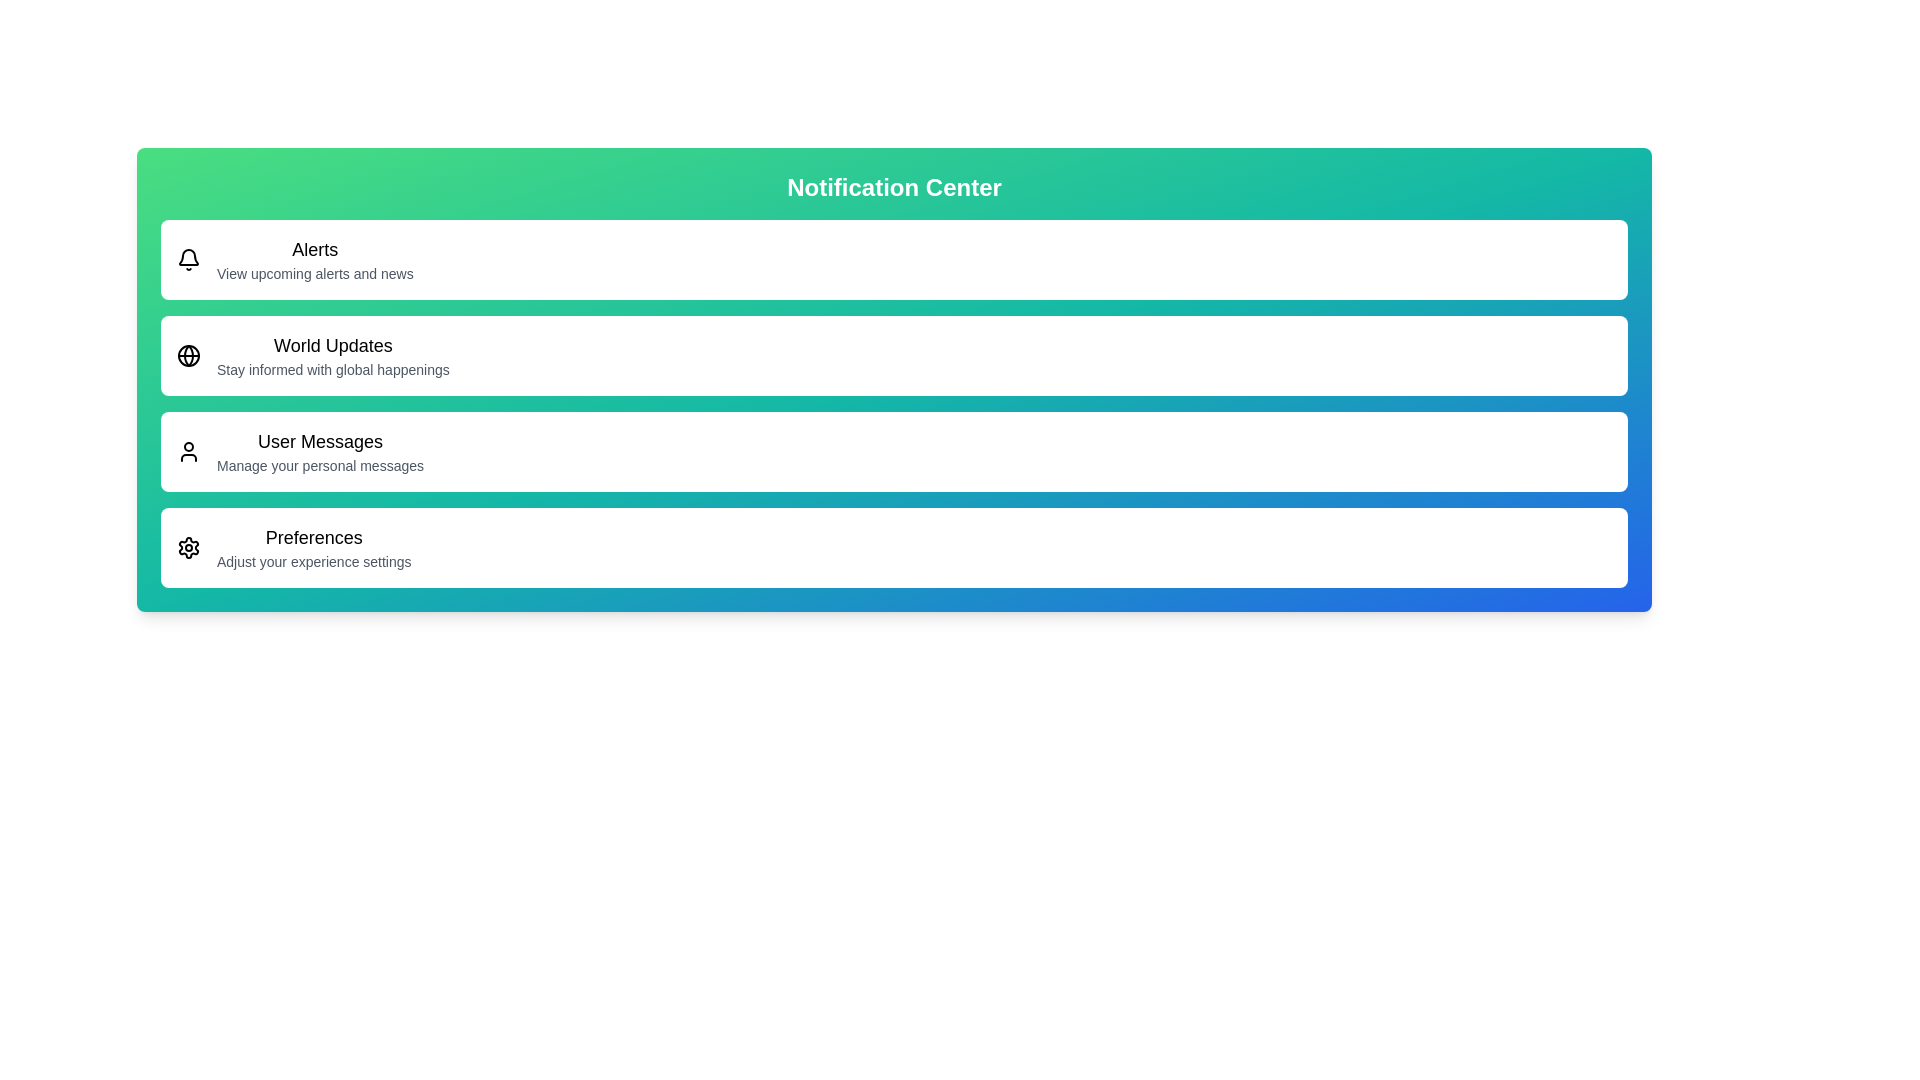 The image size is (1920, 1080). What do you see at coordinates (893, 547) in the screenshot?
I see `the menu item corresponding to Preferences` at bounding box center [893, 547].